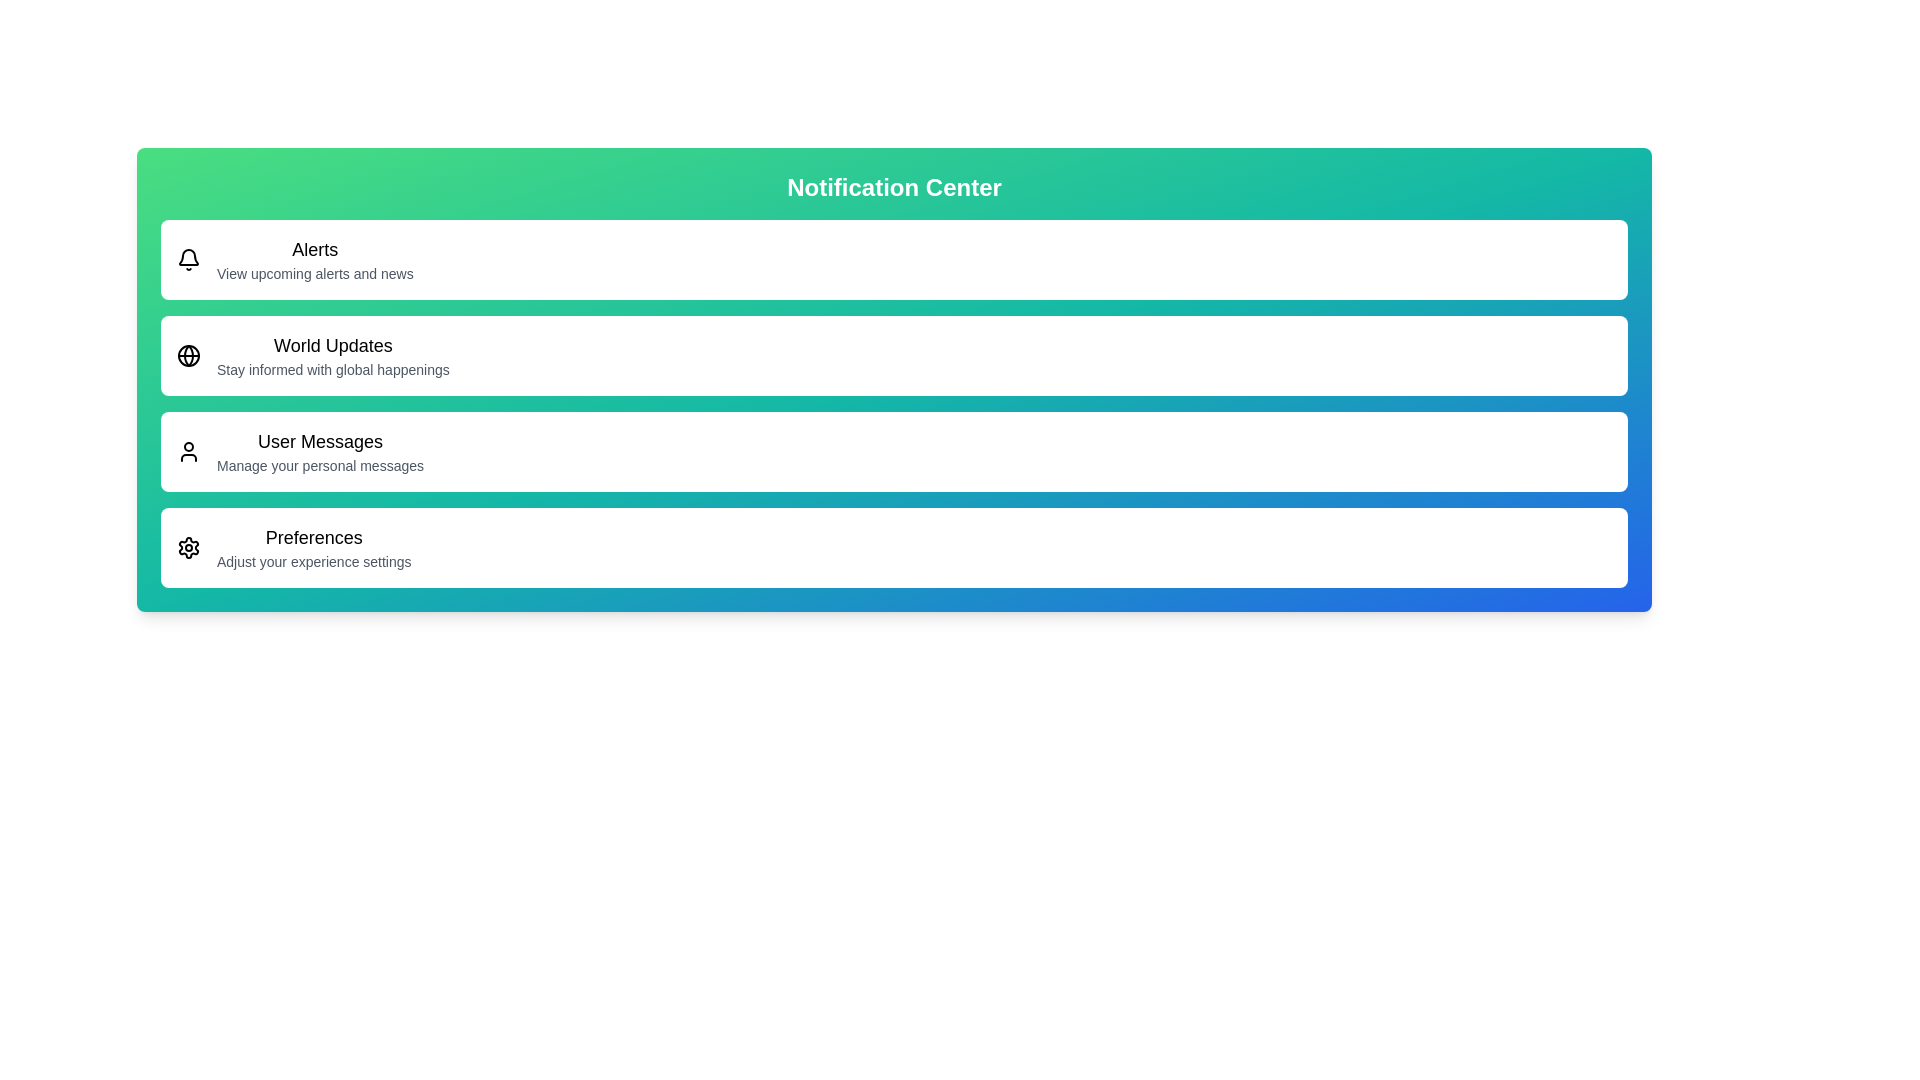 The image size is (1920, 1080). What do you see at coordinates (893, 547) in the screenshot?
I see `the menu item corresponding to Preferences` at bounding box center [893, 547].